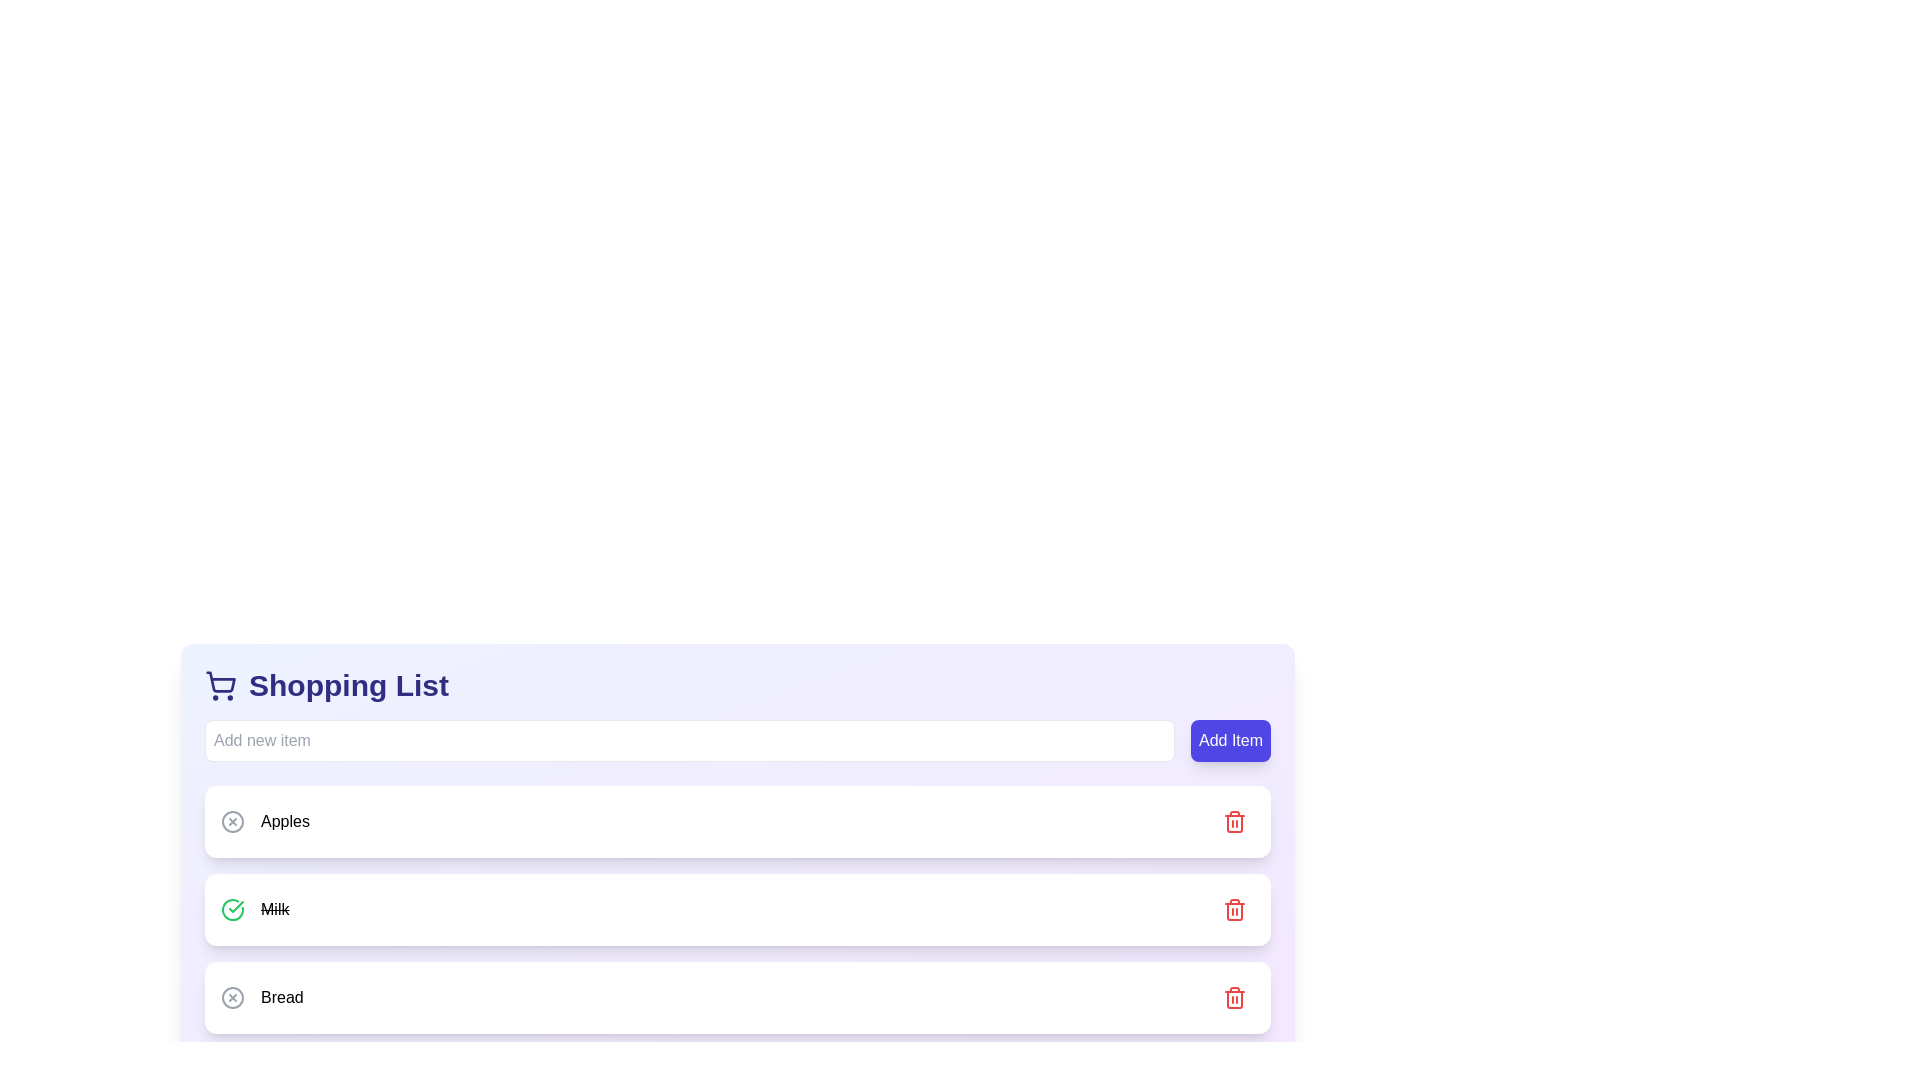 The image size is (1920, 1080). Describe the element at coordinates (254, 910) in the screenshot. I see `the 'Milk' text label with strikethrough, located to the right of a green checkmark icon in the shopping list interface` at that location.